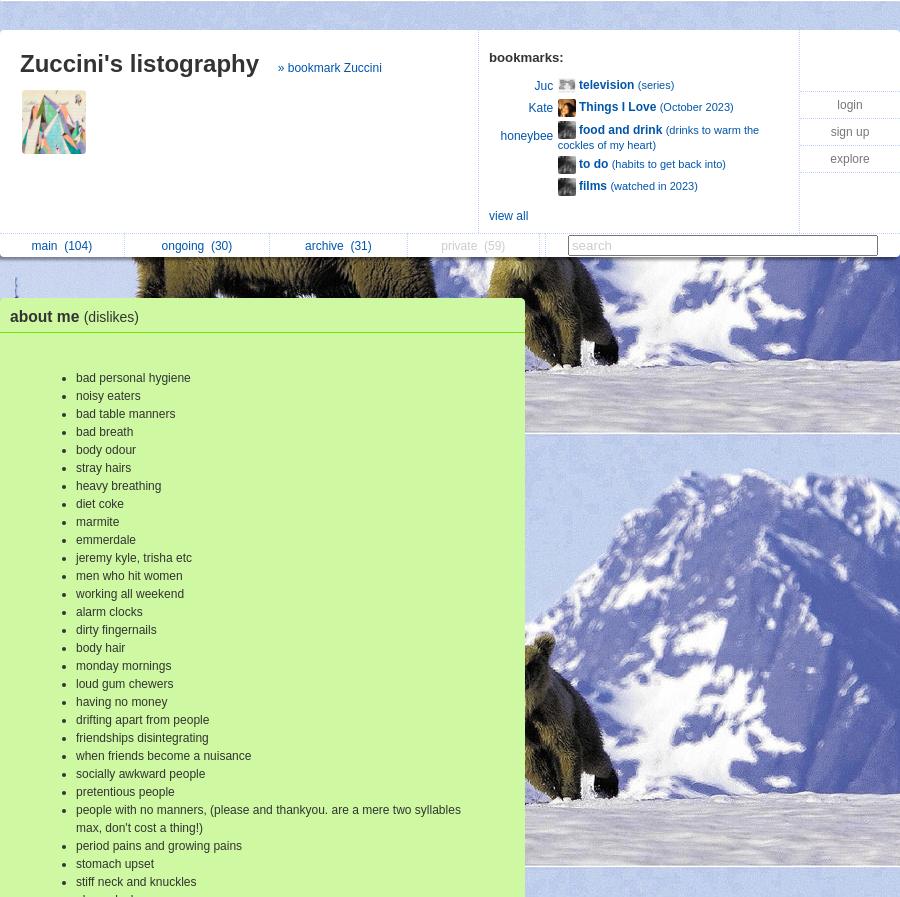 The image size is (900, 897). I want to click on 'to do', so click(593, 161).